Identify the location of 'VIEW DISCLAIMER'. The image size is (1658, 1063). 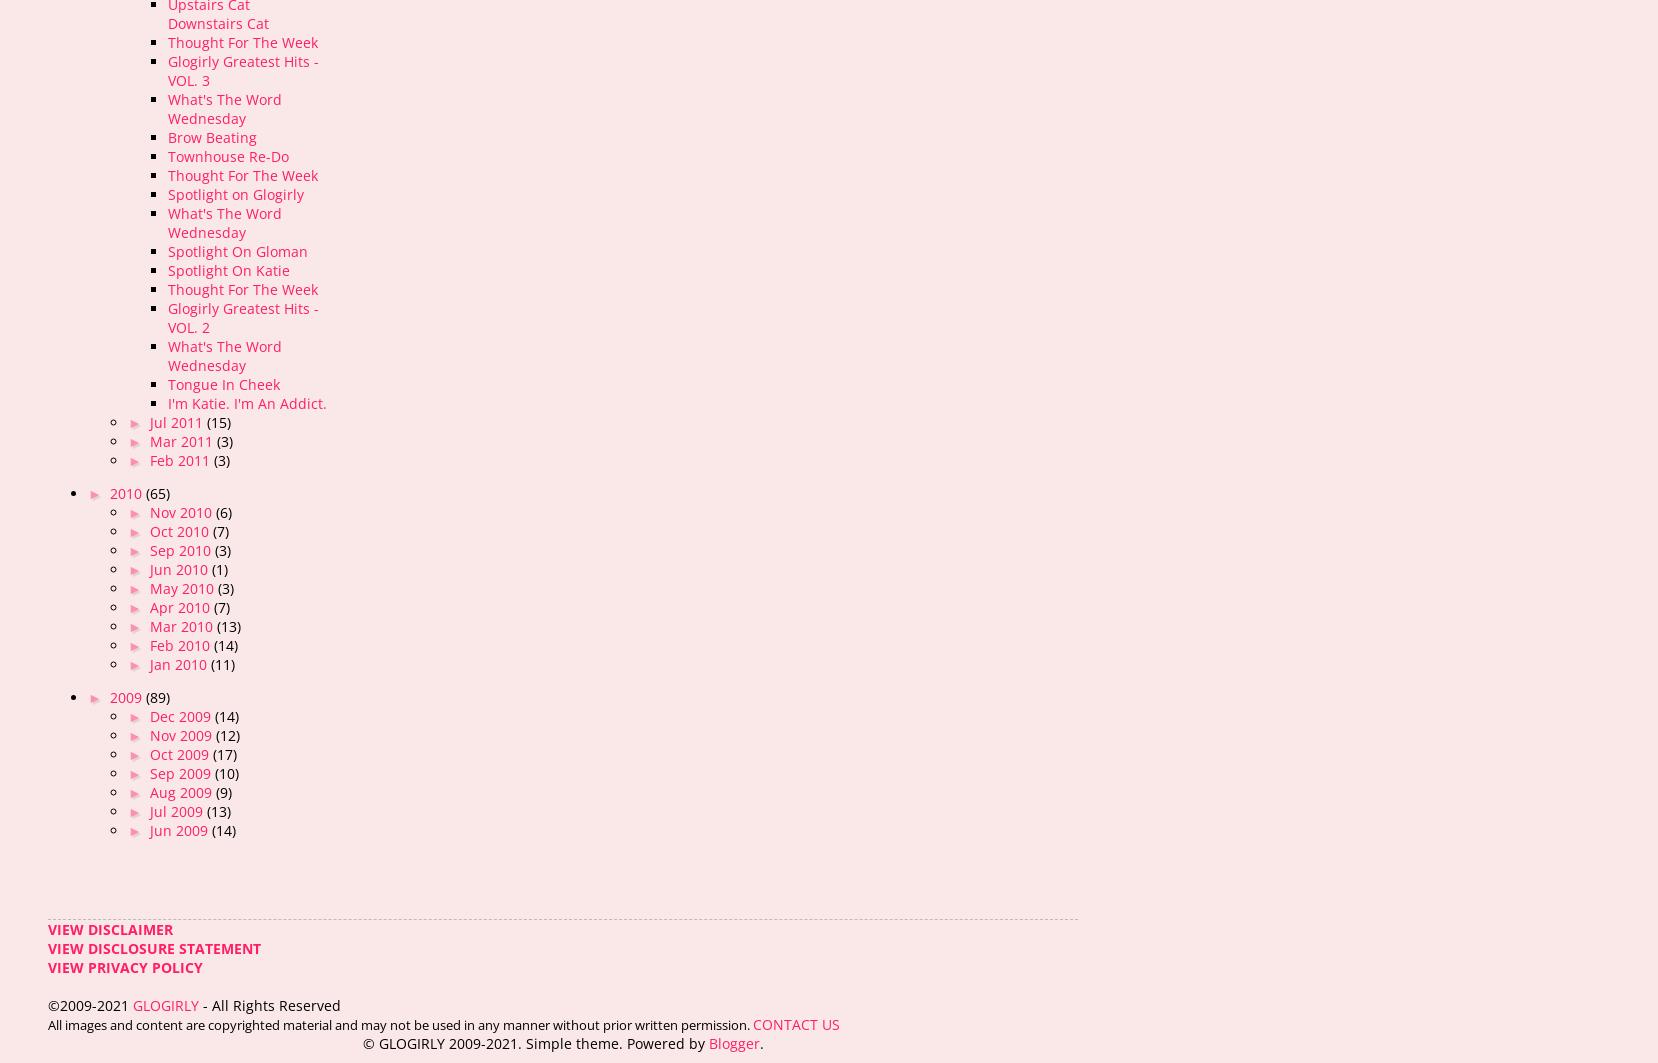
(109, 928).